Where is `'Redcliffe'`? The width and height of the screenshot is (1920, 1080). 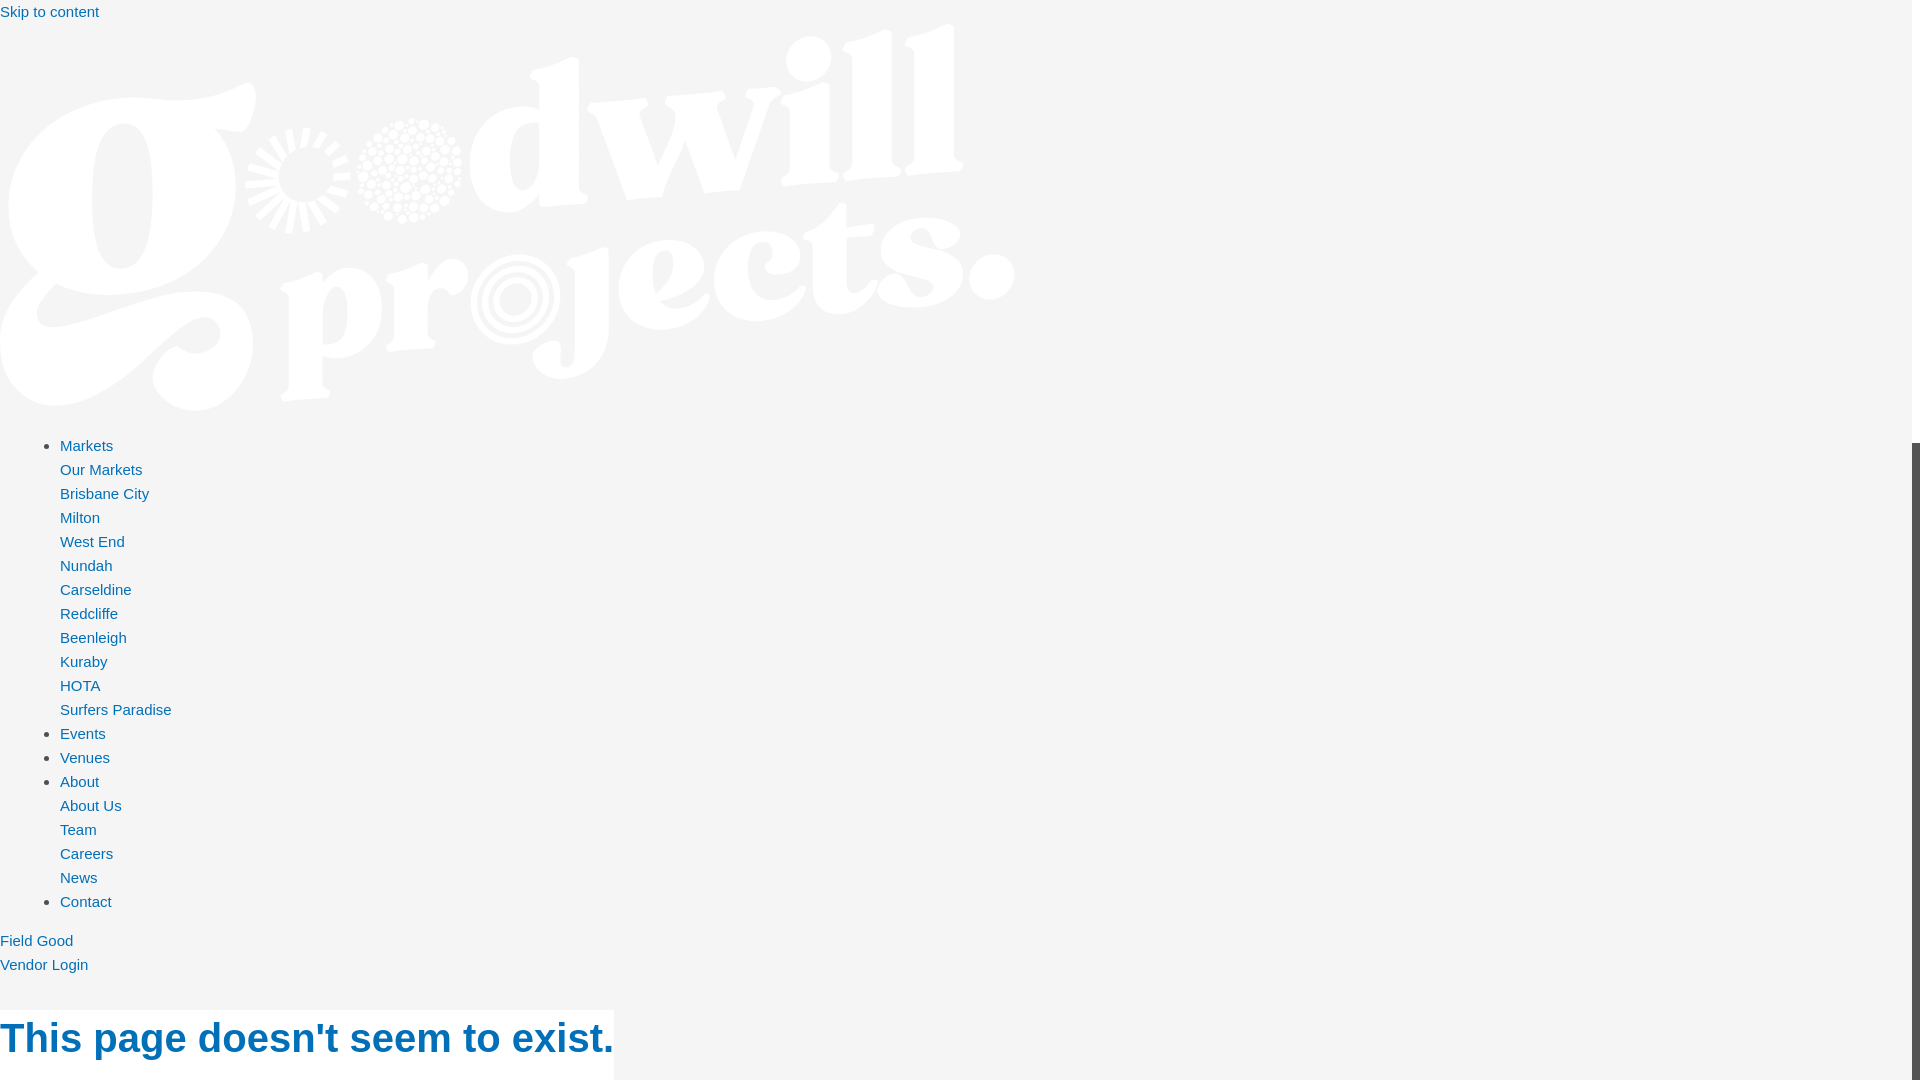
'Redcliffe' is located at coordinates (88, 612).